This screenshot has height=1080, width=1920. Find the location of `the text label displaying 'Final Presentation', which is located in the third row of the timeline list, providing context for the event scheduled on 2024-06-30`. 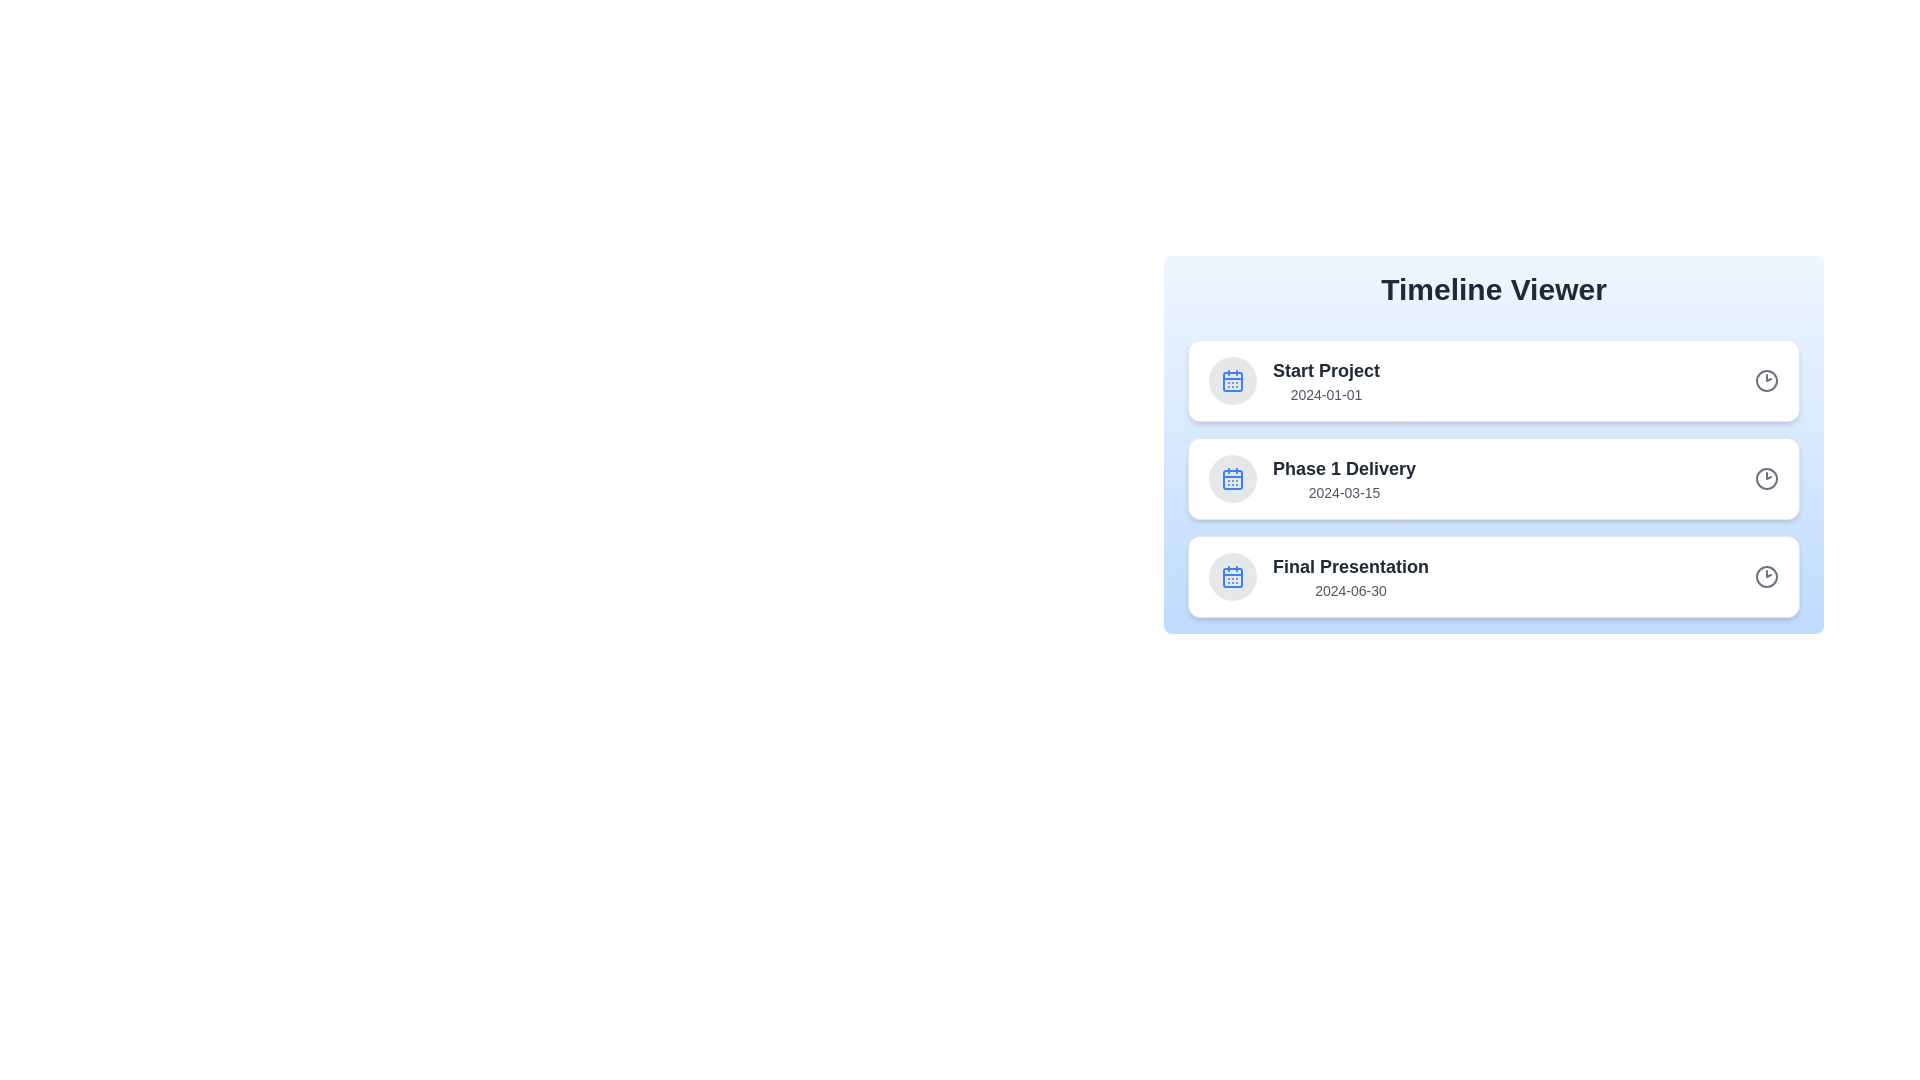

the text label displaying 'Final Presentation', which is located in the third row of the timeline list, providing context for the event scheduled on 2024-06-30 is located at coordinates (1351, 567).